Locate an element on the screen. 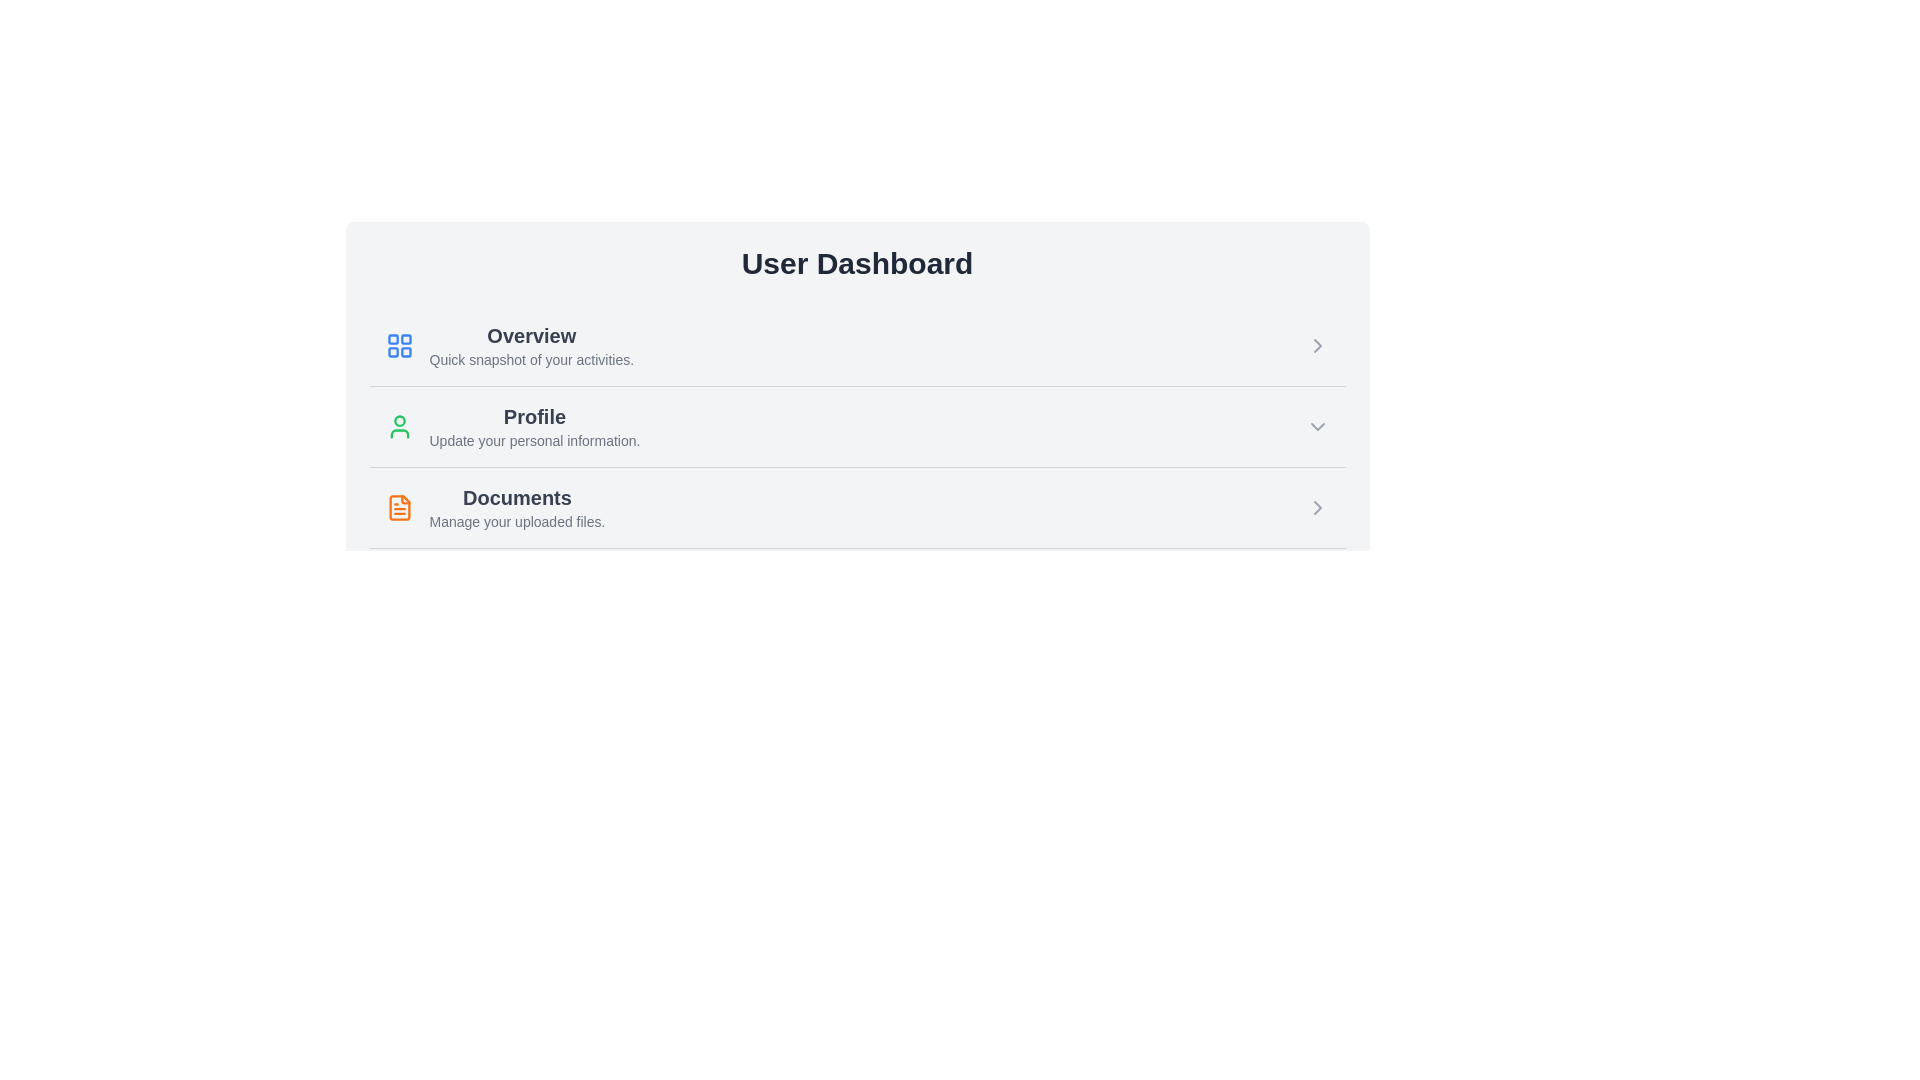 The height and width of the screenshot is (1080, 1920). text label providing additional instruction or context to the 'Documents' section, located beneath the section title 'Documents' is located at coordinates (517, 520).